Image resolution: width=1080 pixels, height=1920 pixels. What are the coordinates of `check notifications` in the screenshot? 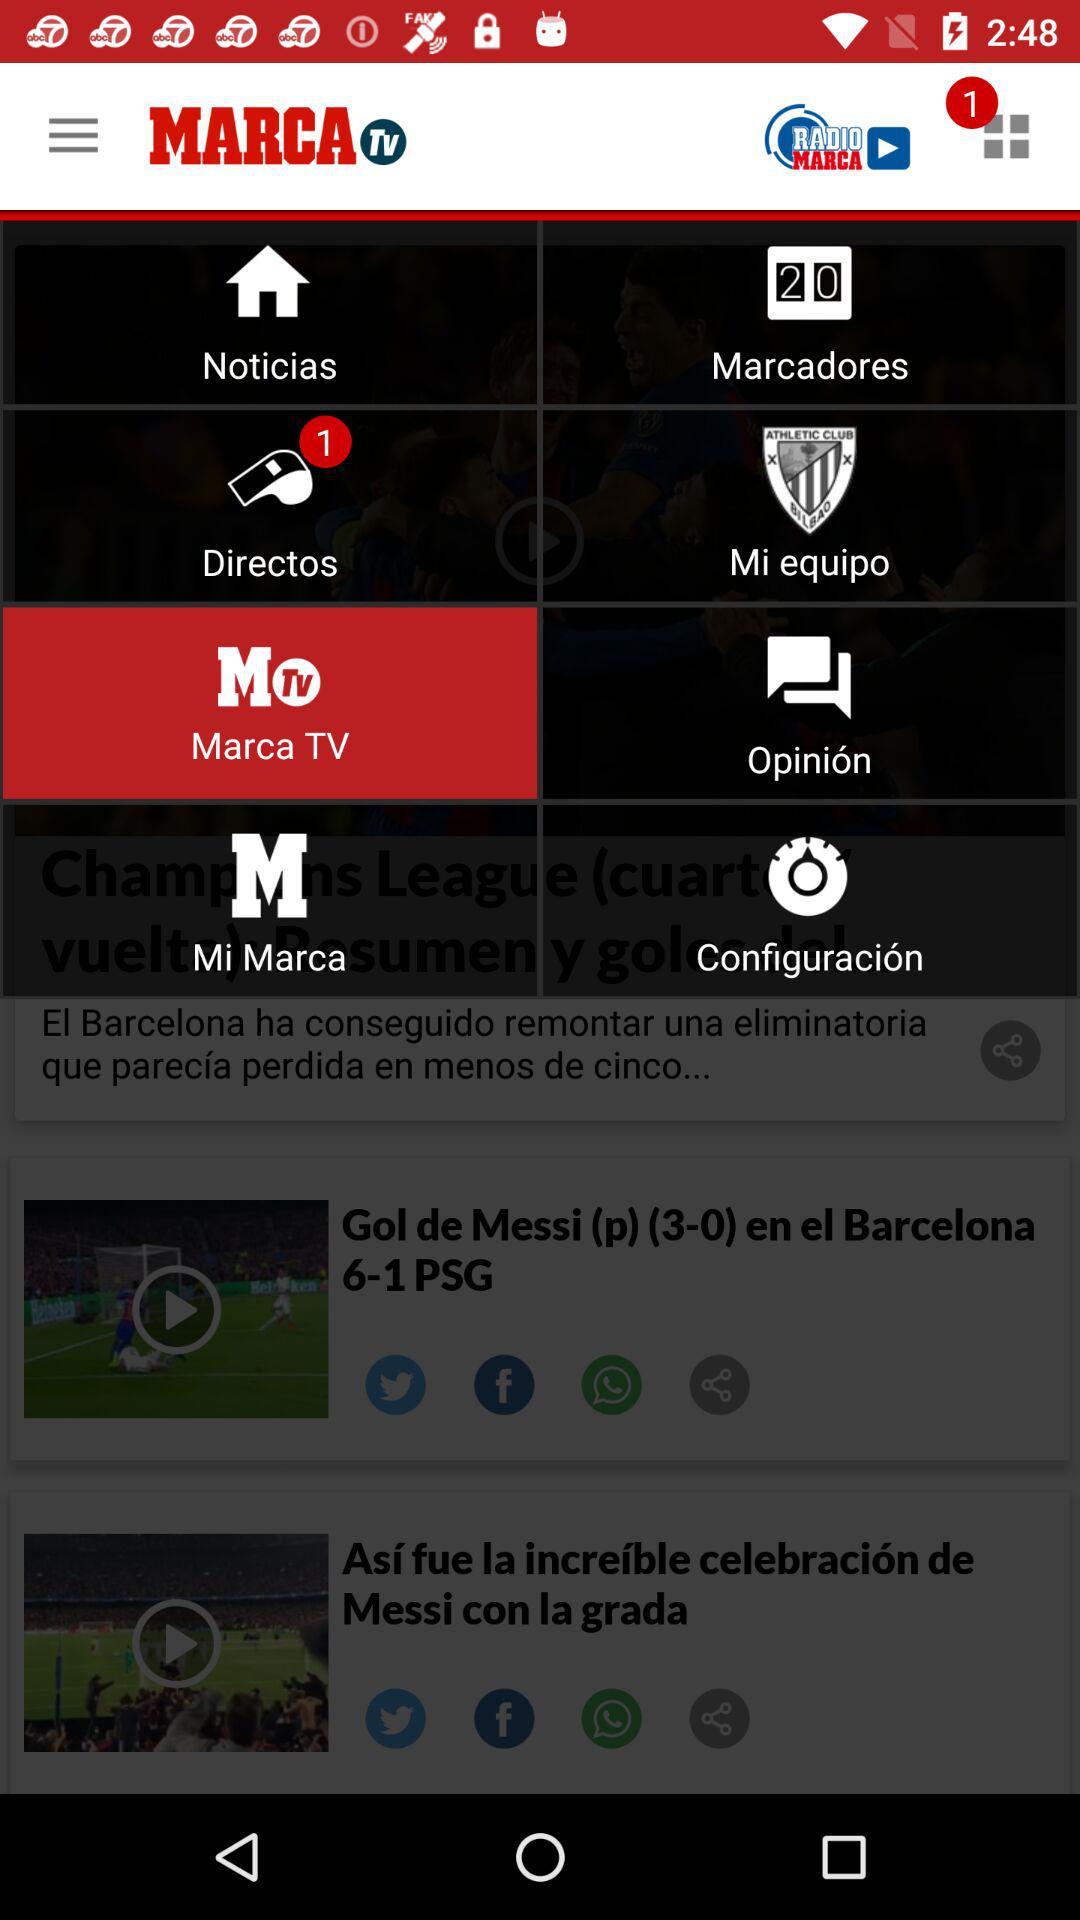 It's located at (1006, 135).